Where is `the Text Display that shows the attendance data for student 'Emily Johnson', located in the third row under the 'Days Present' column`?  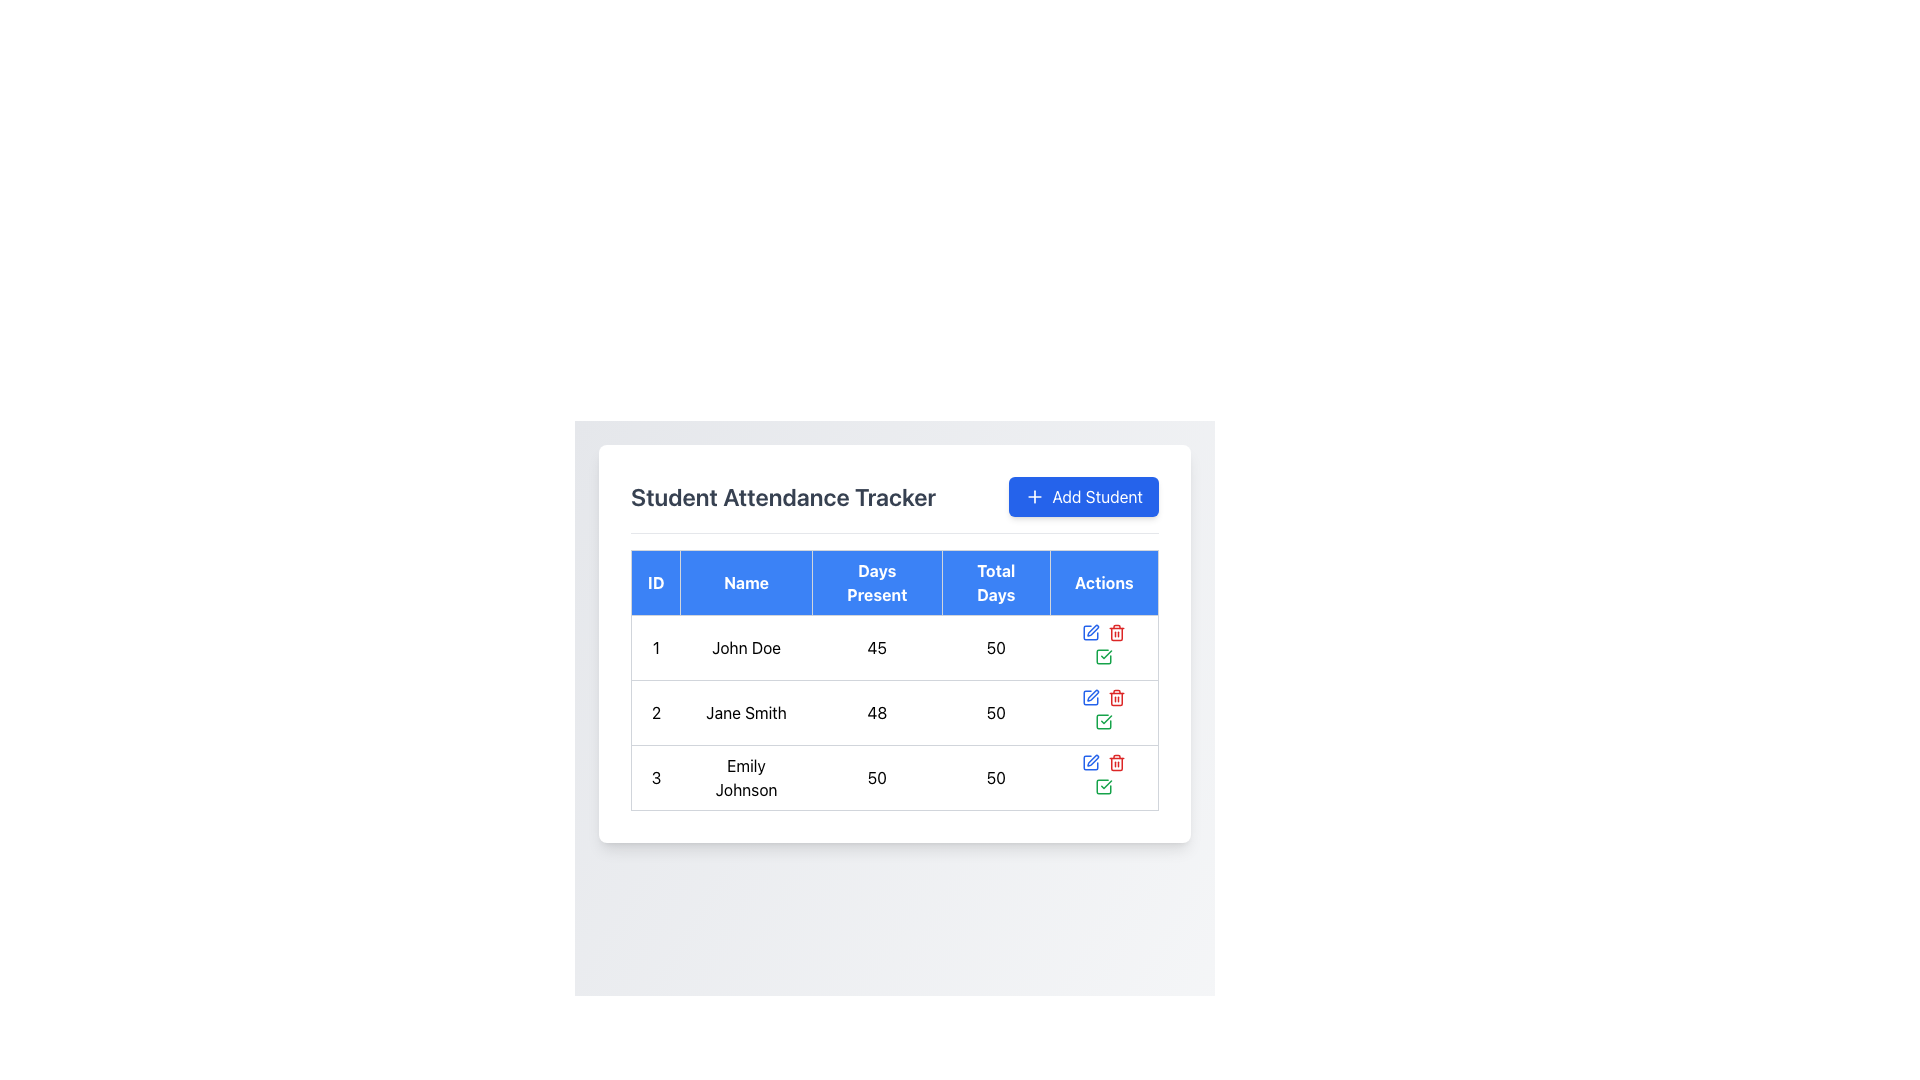
the Text Display that shows the attendance data for student 'Emily Johnson', located in the third row under the 'Days Present' column is located at coordinates (877, 777).